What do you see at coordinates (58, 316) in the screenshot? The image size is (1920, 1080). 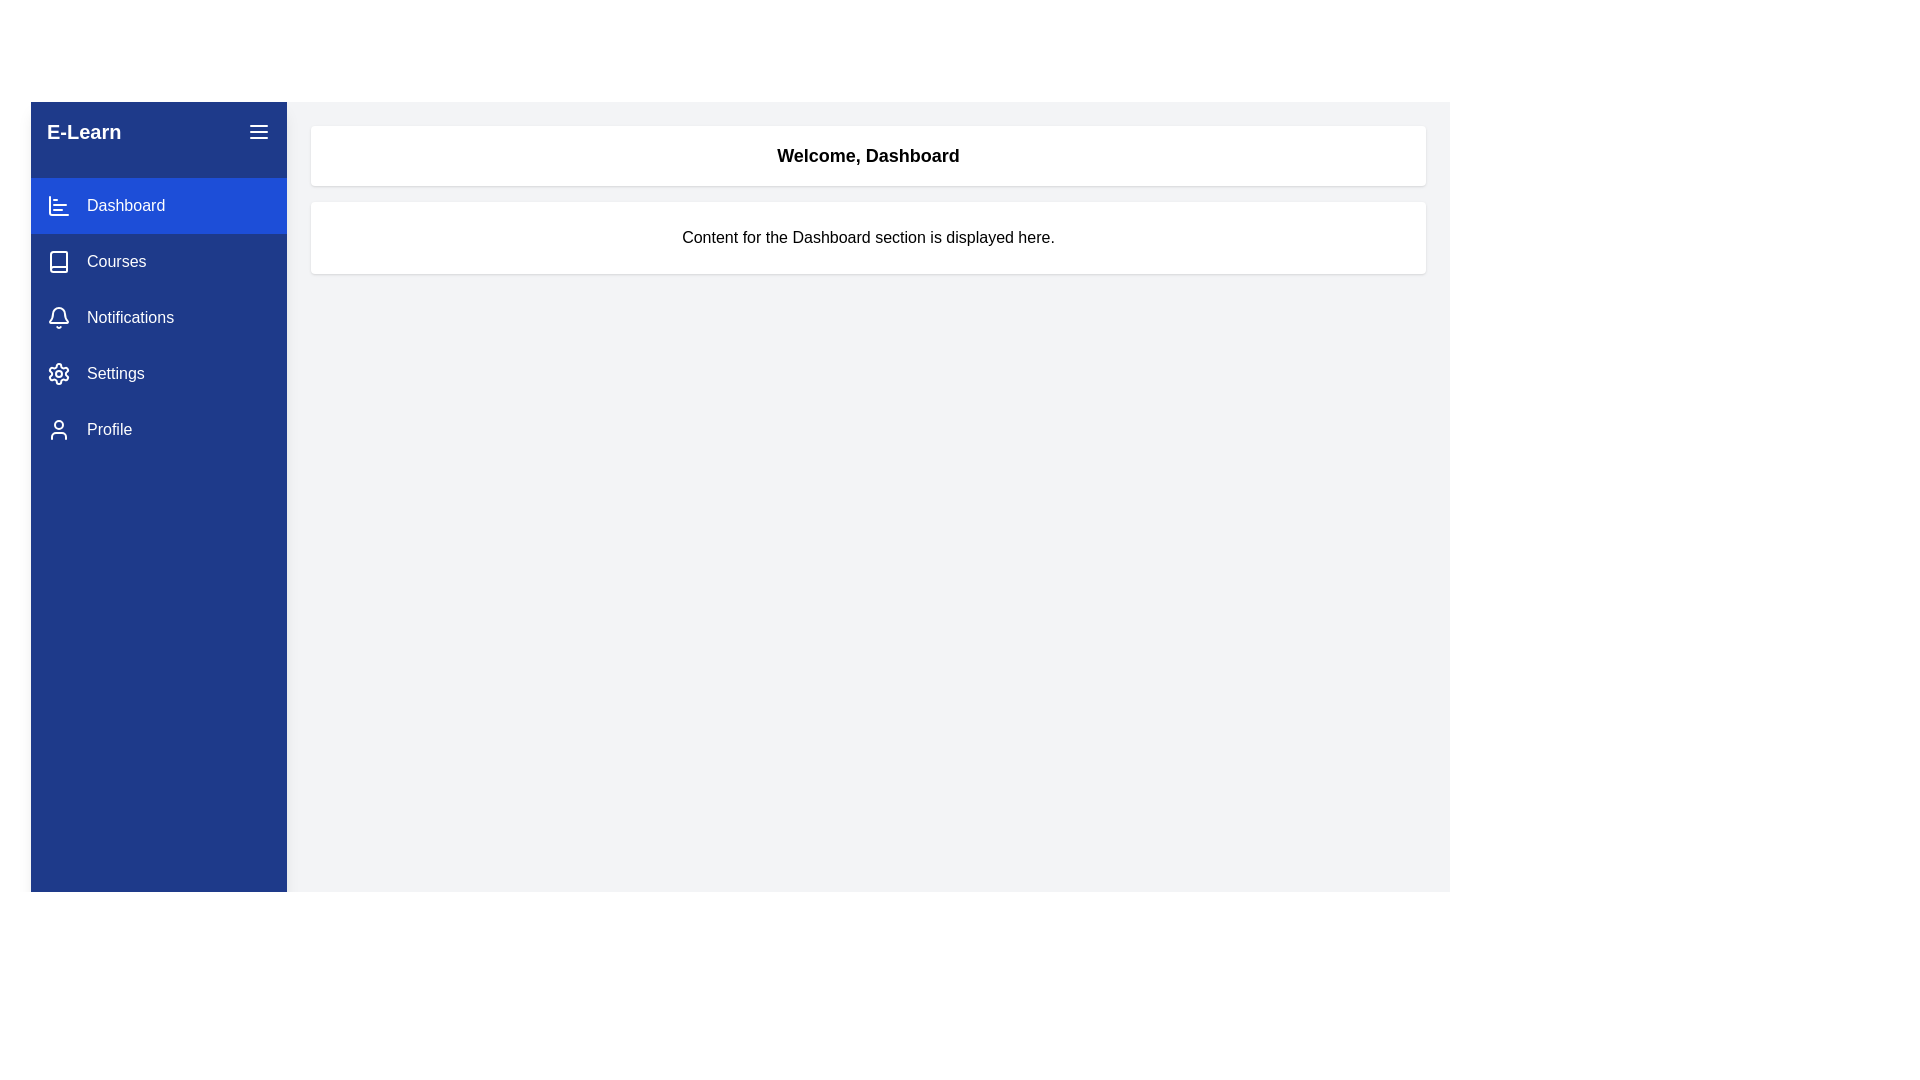 I see `the bell icon representing the notification functionality in the vertical navigation menu` at bounding box center [58, 316].